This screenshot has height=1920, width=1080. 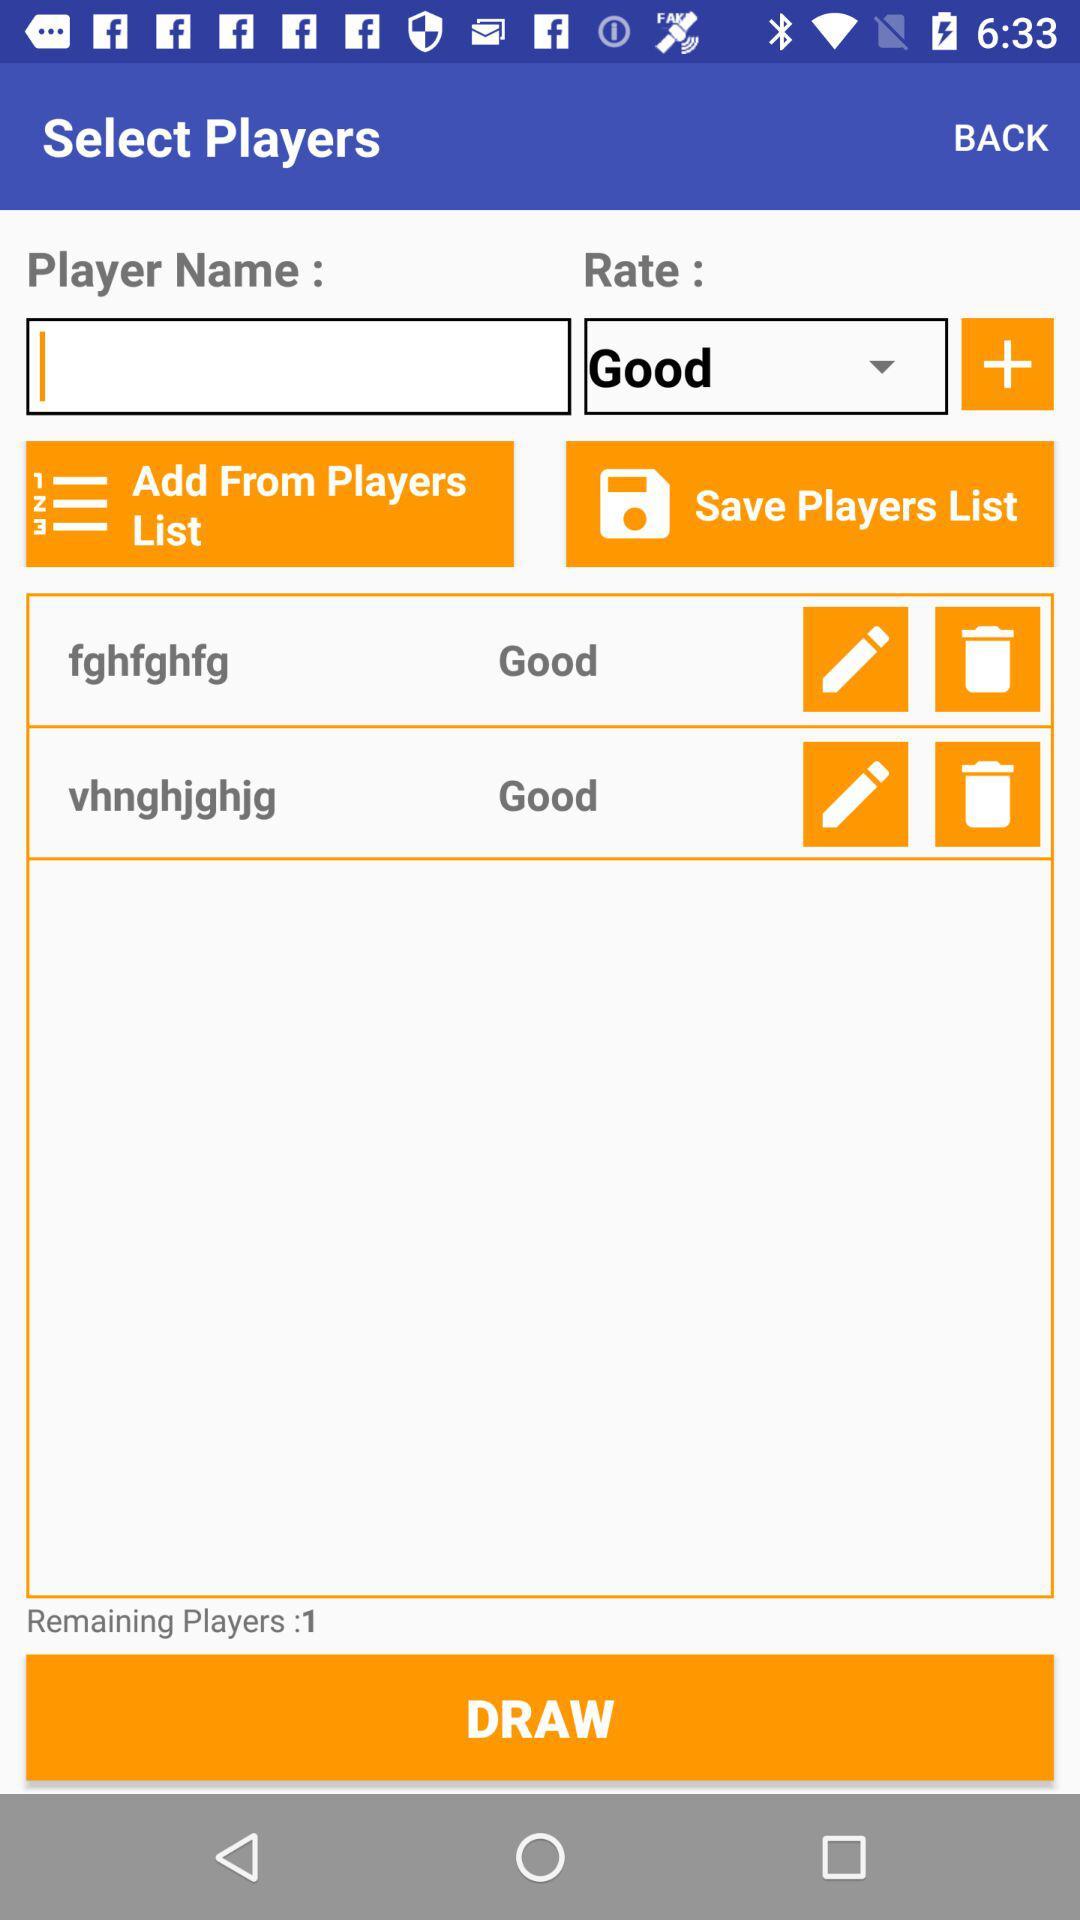 I want to click on edit a comment, so click(x=855, y=659).